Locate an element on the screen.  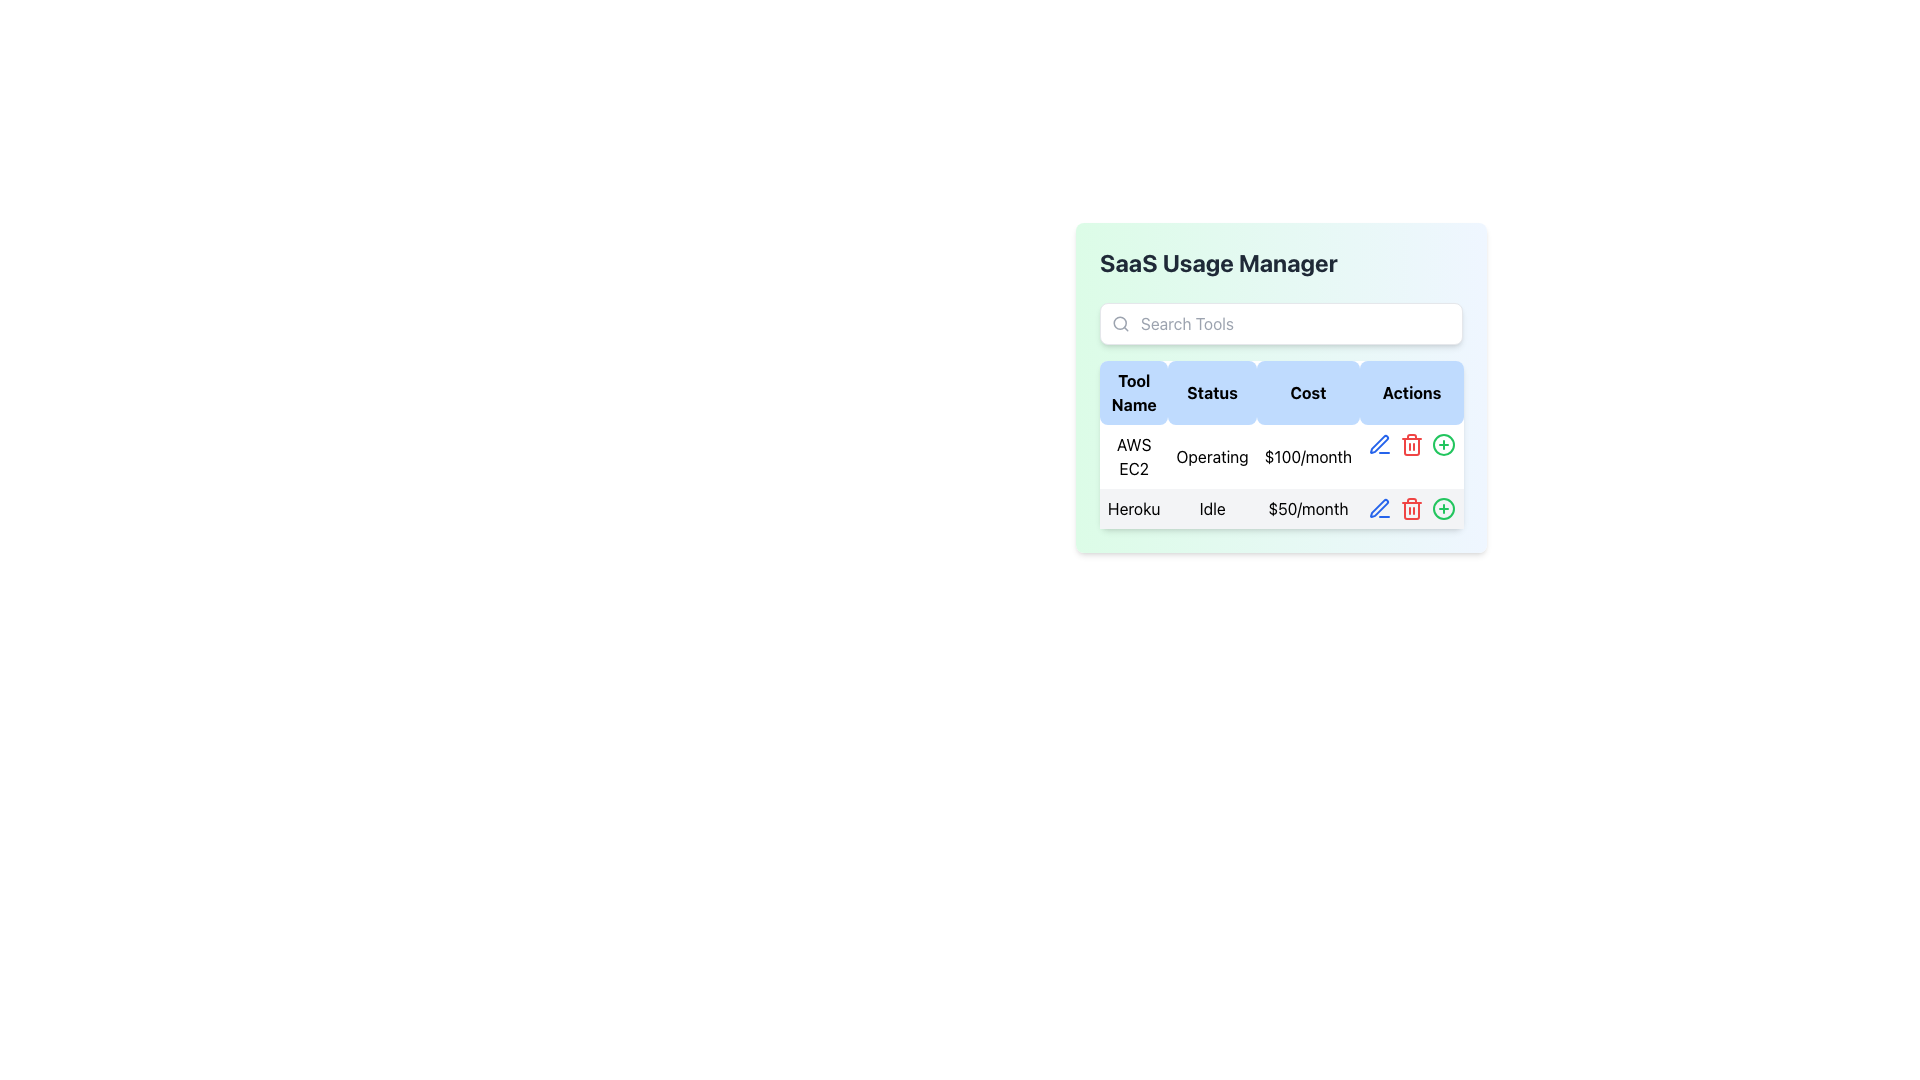
the 'AWS EC2' text label in the 'Tool Name' column of the table is located at coordinates (1134, 456).